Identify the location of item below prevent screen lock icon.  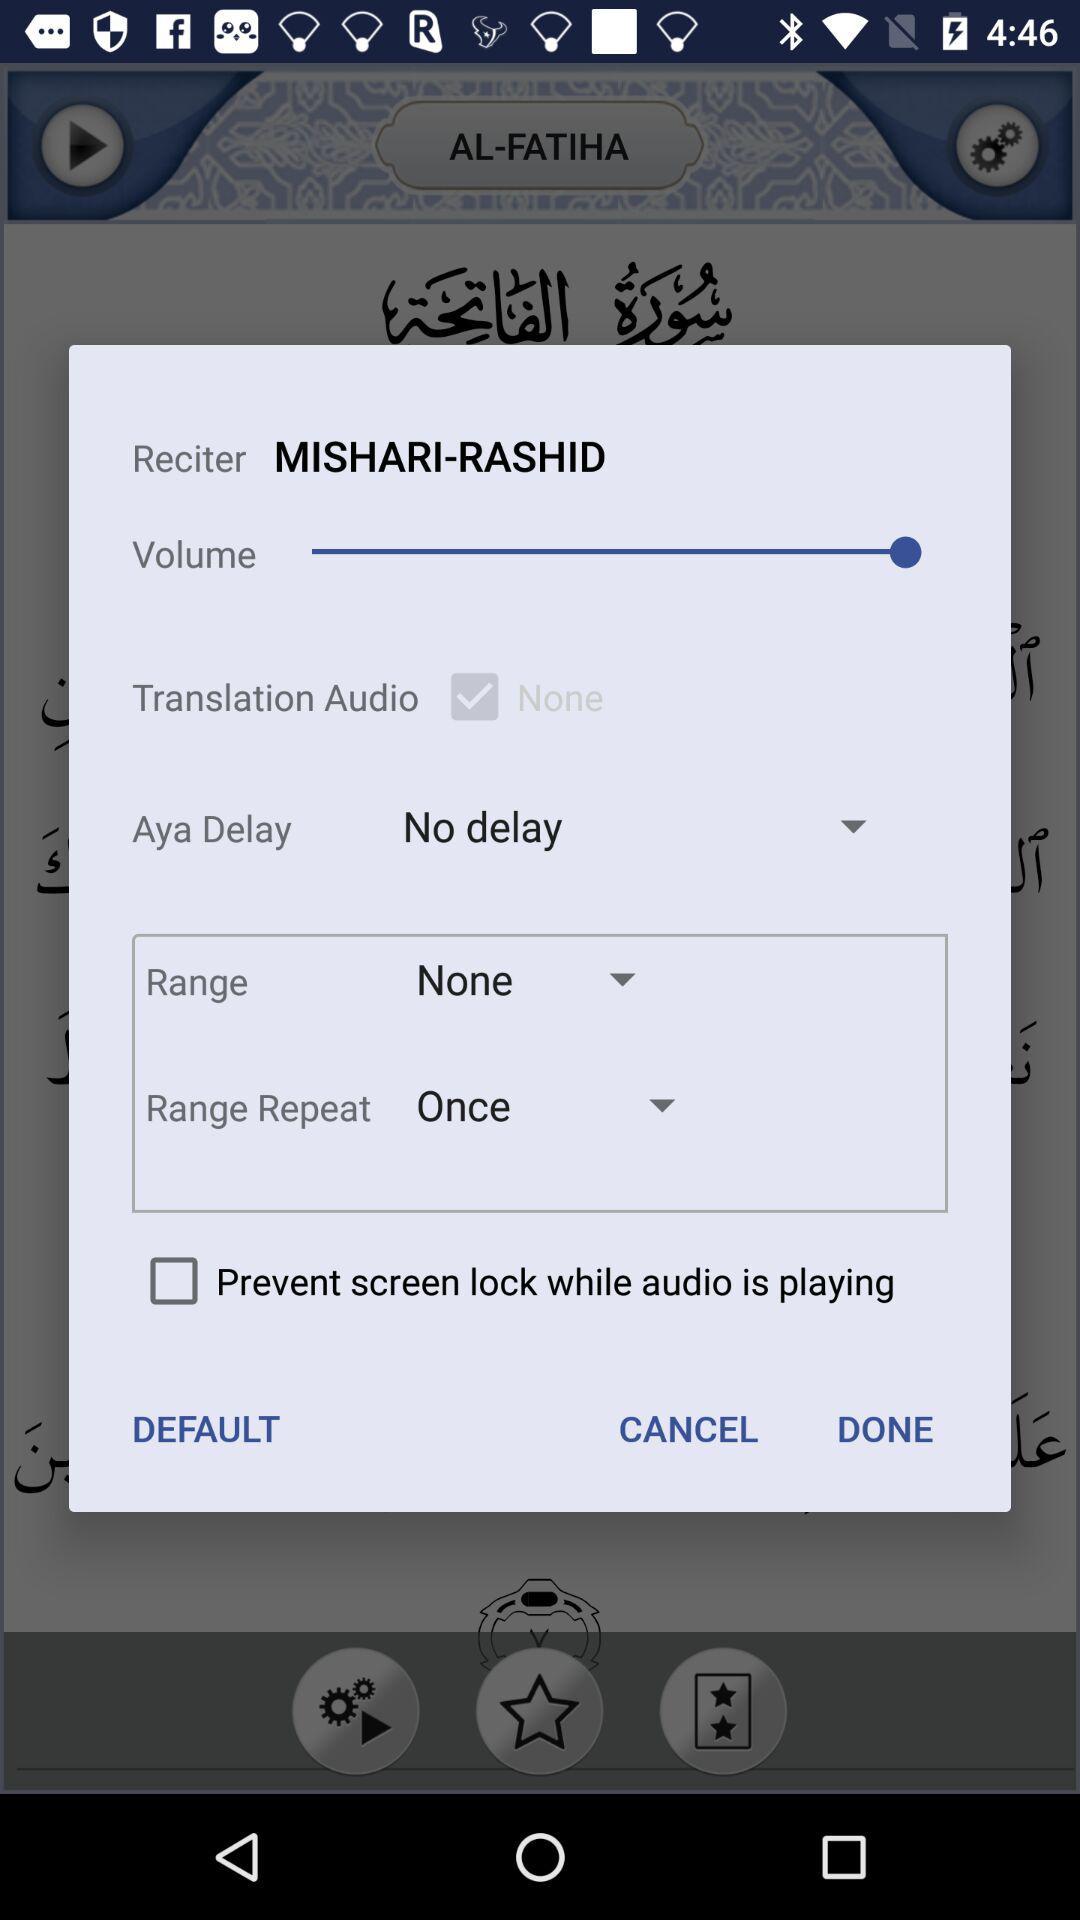
(206, 1427).